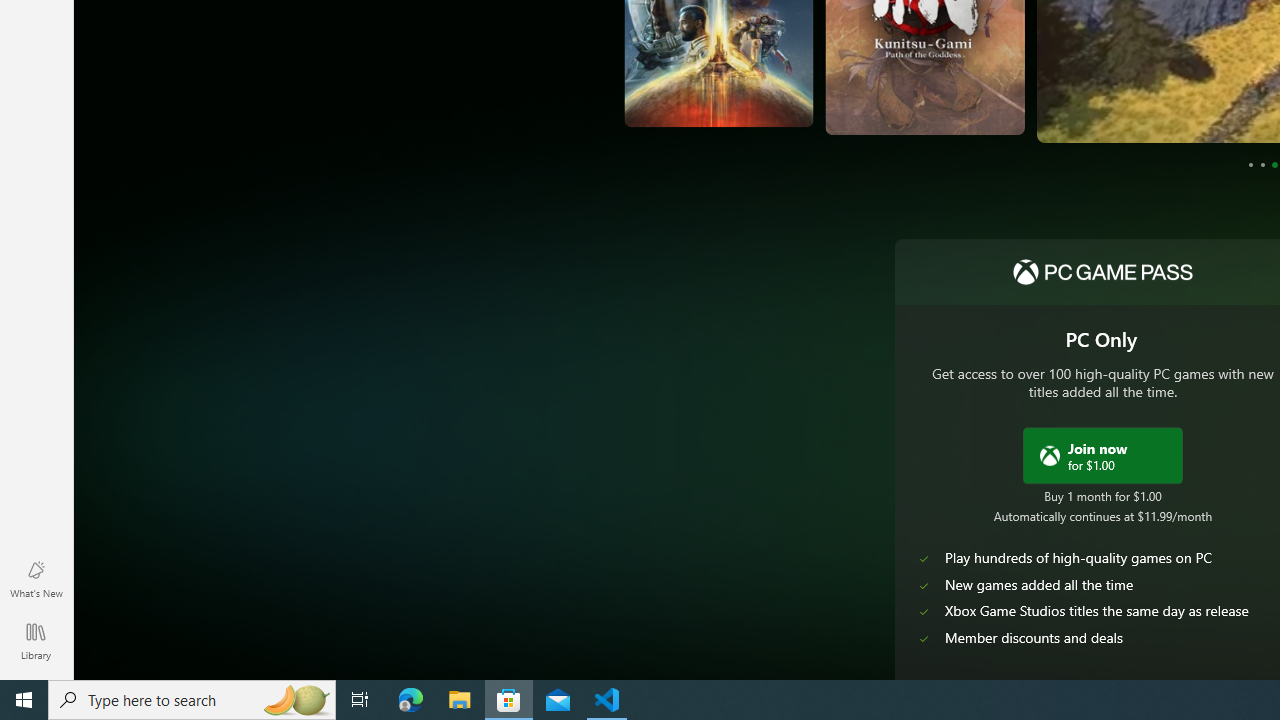 Image resolution: width=1280 pixels, height=720 pixels. What do you see at coordinates (1101, 272) in the screenshot?
I see `'PC Game Pass logo'` at bounding box center [1101, 272].